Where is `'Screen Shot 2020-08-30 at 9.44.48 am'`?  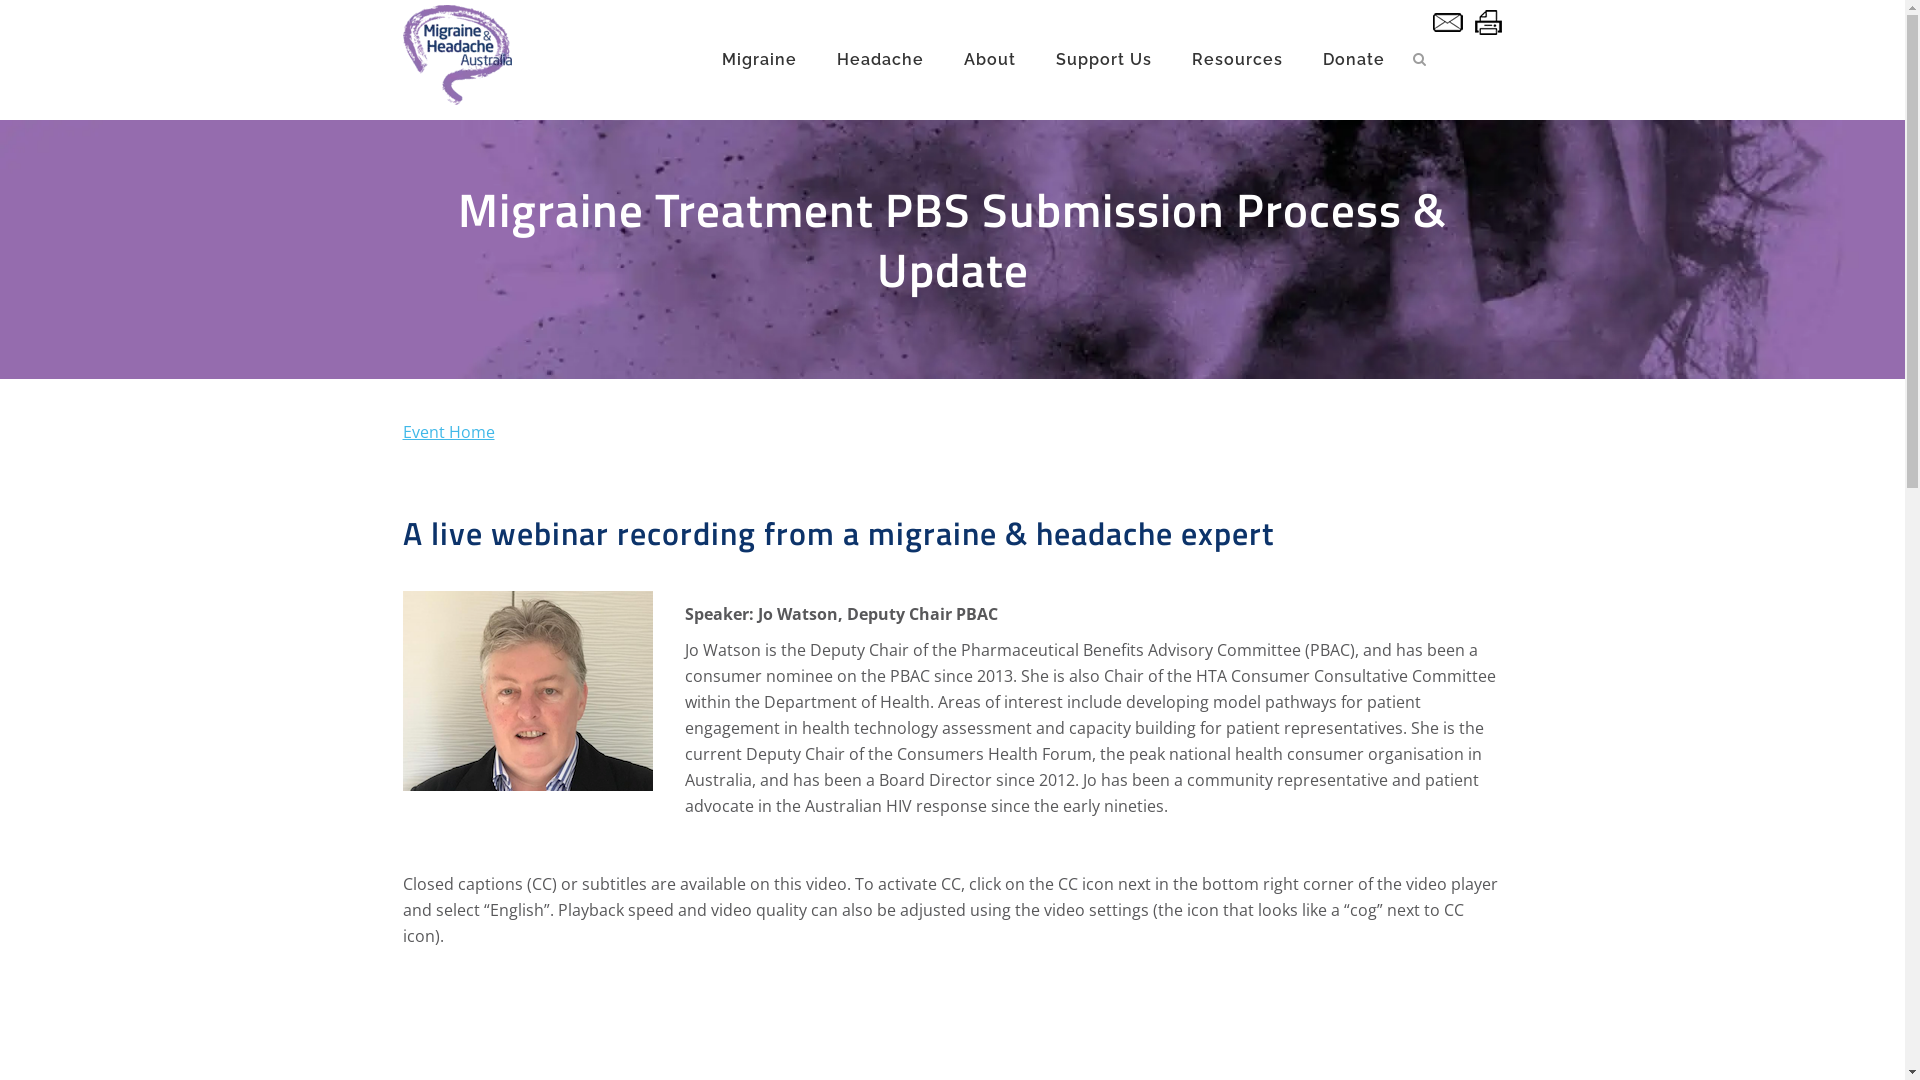 'Screen Shot 2020-08-30 at 9.44.48 am' is located at coordinates (527, 689).